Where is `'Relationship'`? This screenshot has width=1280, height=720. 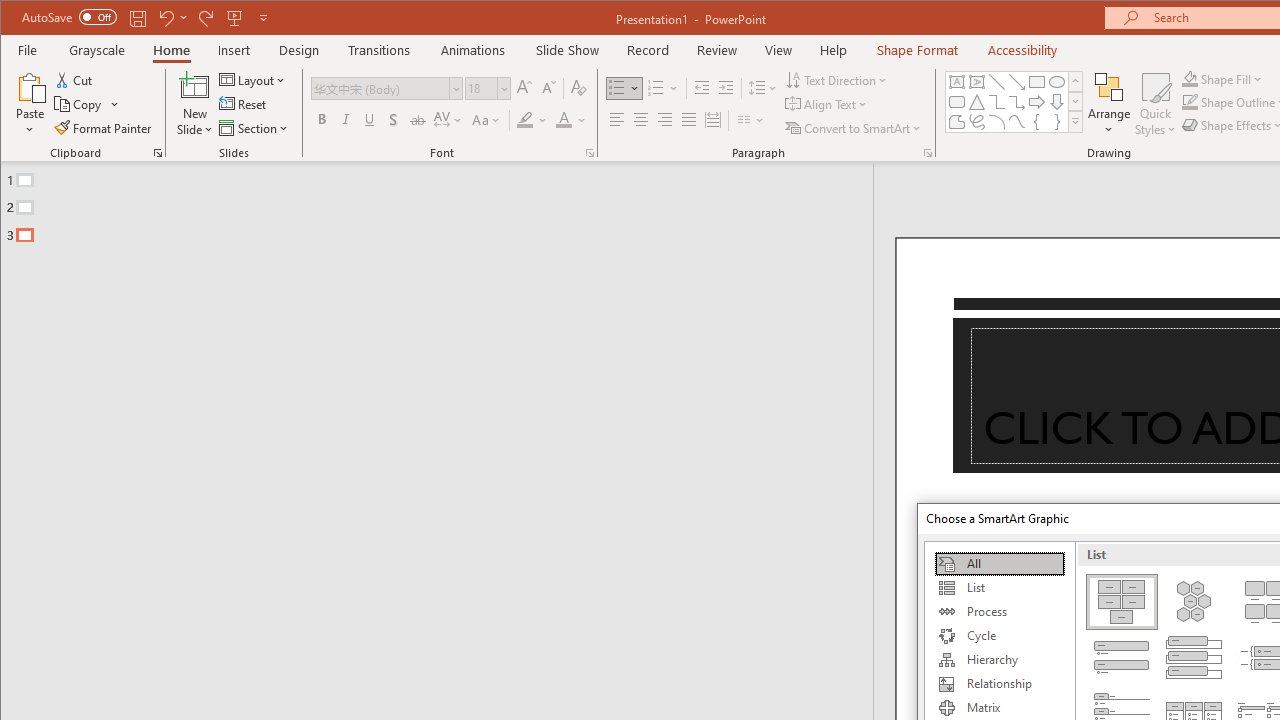
'Relationship' is located at coordinates (999, 683).